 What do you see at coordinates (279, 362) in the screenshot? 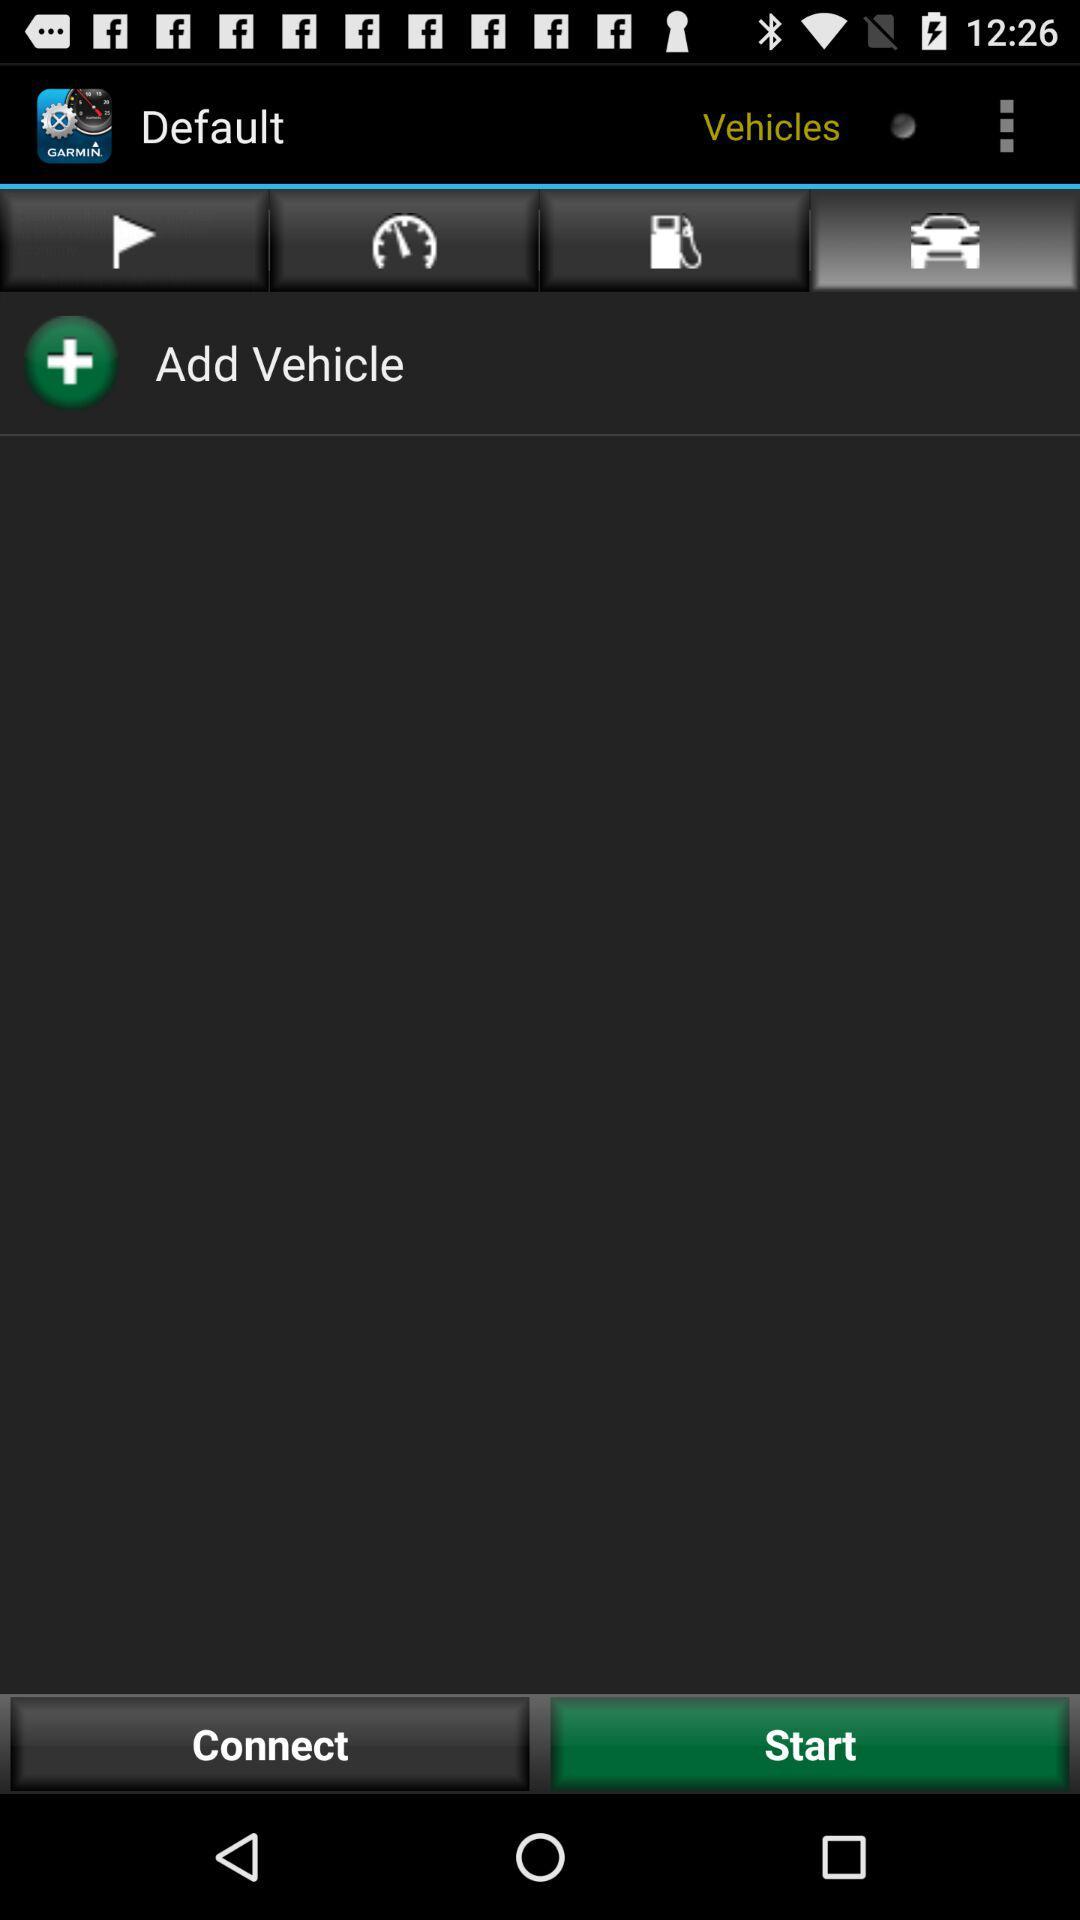
I see `add vehicle item` at bounding box center [279, 362].